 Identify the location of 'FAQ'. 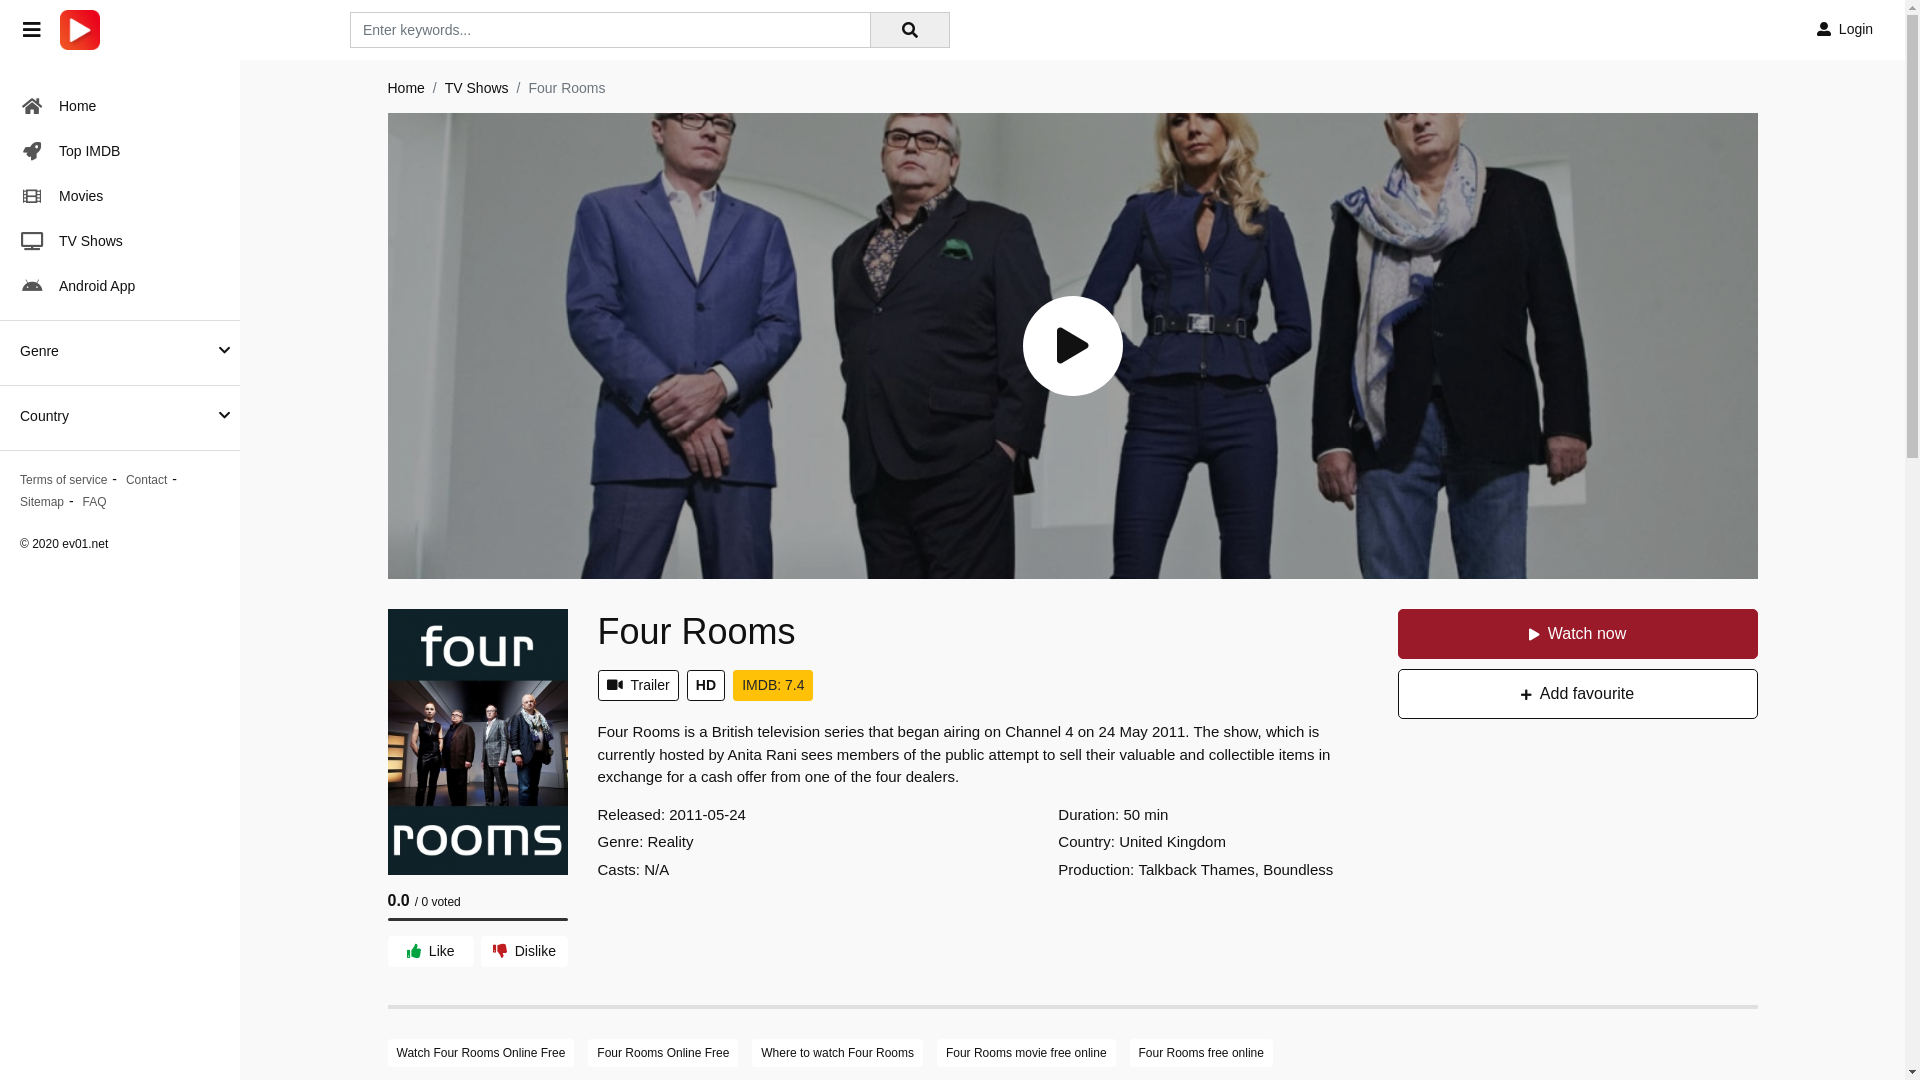
(94, 501).